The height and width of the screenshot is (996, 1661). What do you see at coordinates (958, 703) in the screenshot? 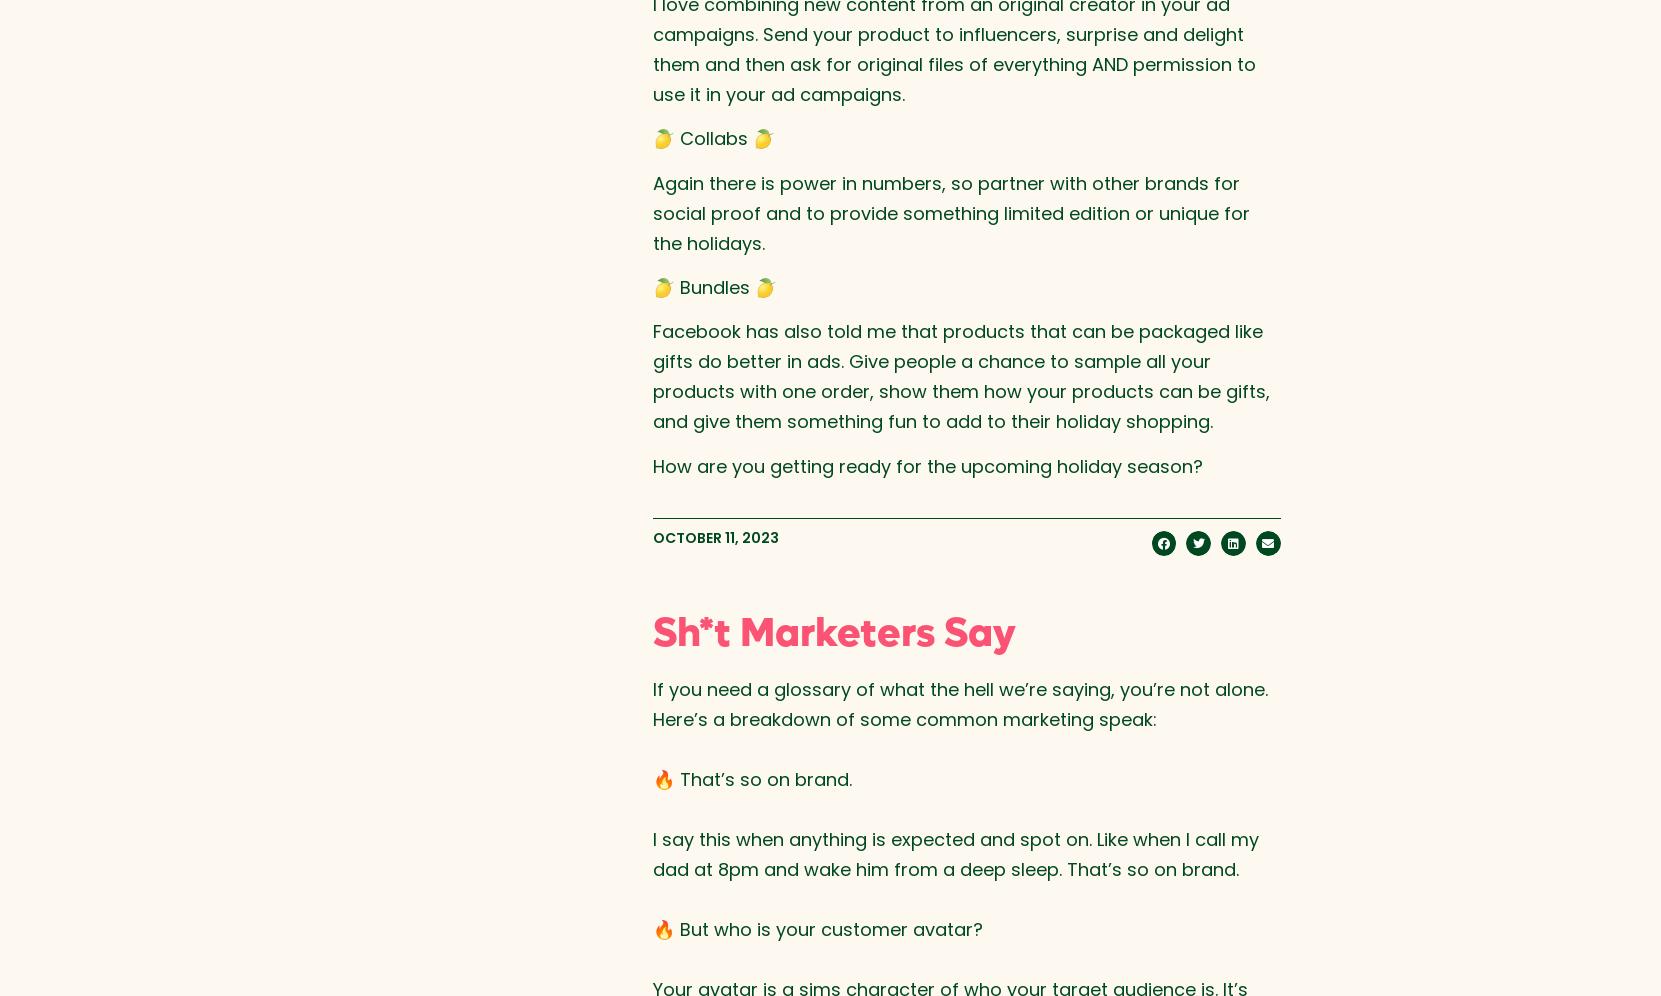
I see `'If you need a glossary of what the hell we’re saying, you’re not alone.⁠ Here’s a breakdown of some common marketing speak:⁠'` at bounding box center [958, 703].